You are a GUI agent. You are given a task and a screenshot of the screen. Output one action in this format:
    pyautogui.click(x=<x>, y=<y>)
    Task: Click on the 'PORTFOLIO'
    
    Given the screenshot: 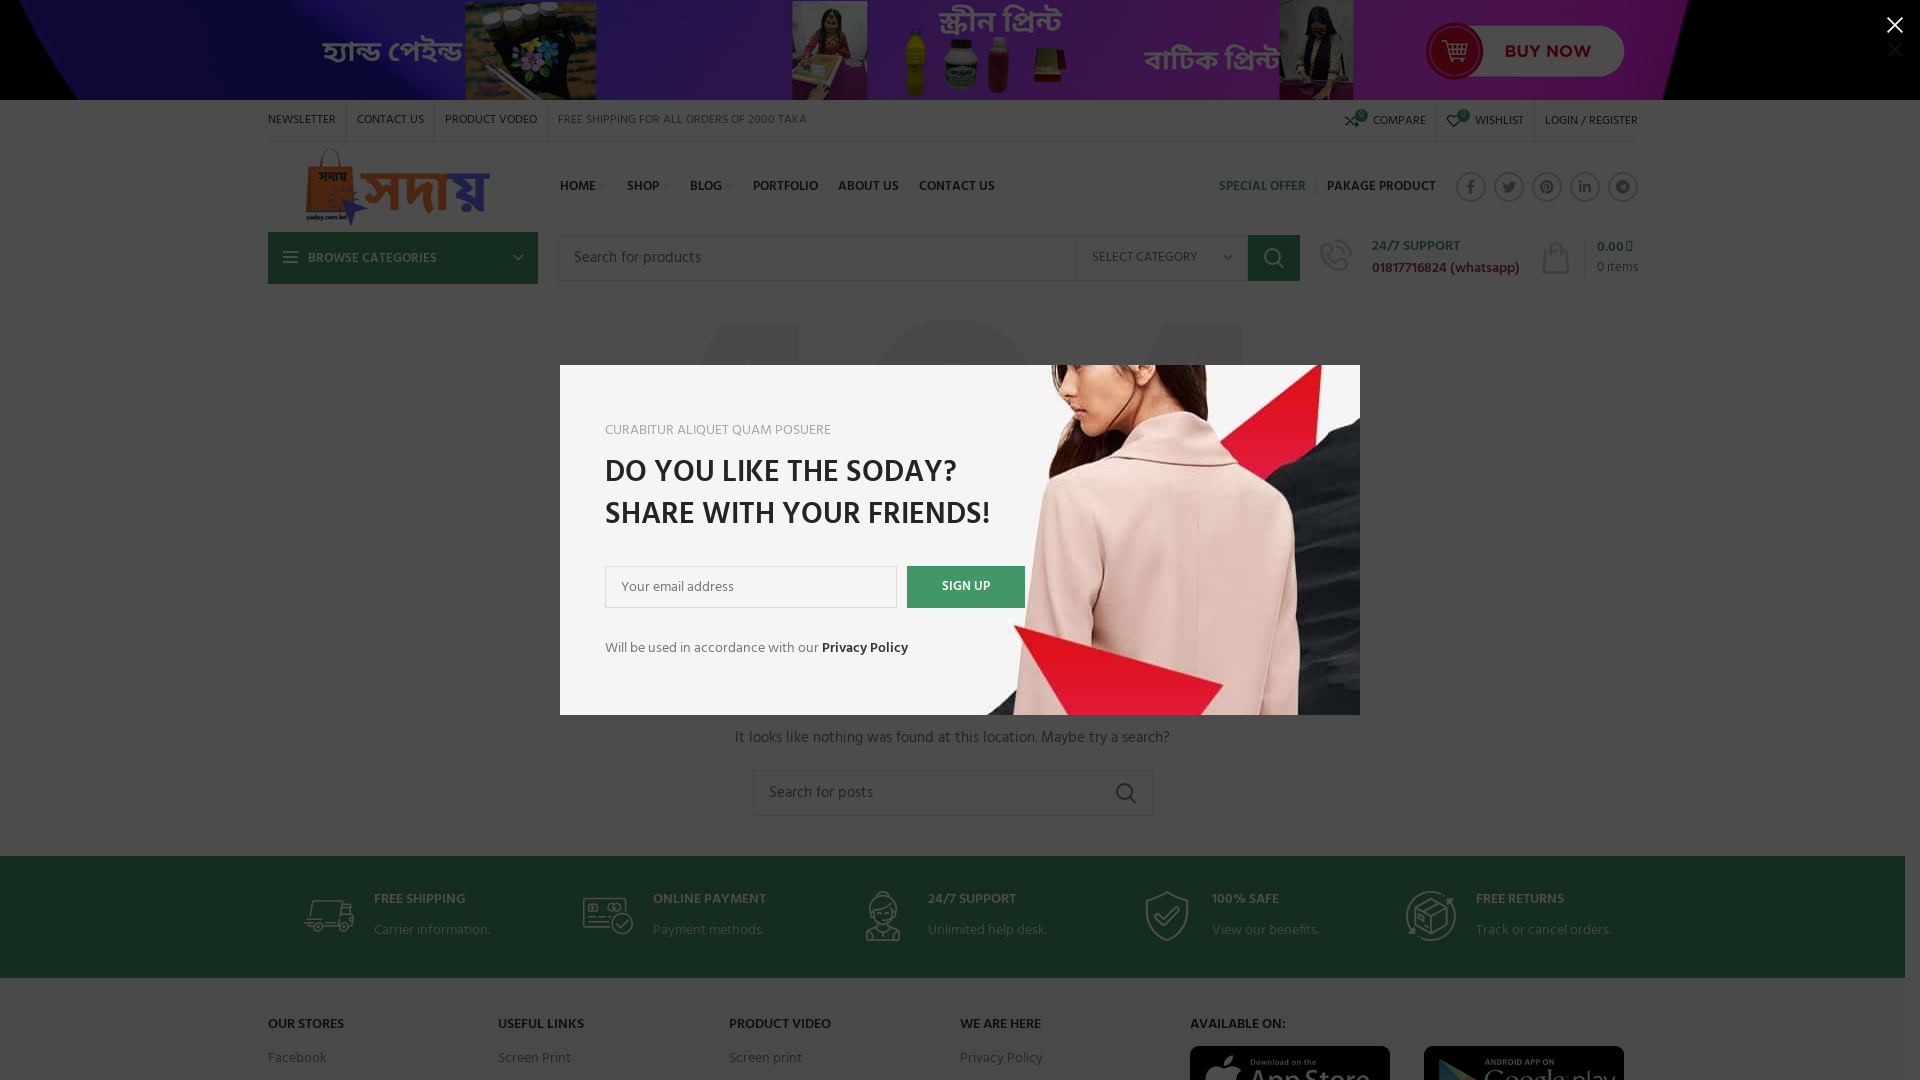 What is the action you would take?
    pyautogui.click(x=783, y=186)
    